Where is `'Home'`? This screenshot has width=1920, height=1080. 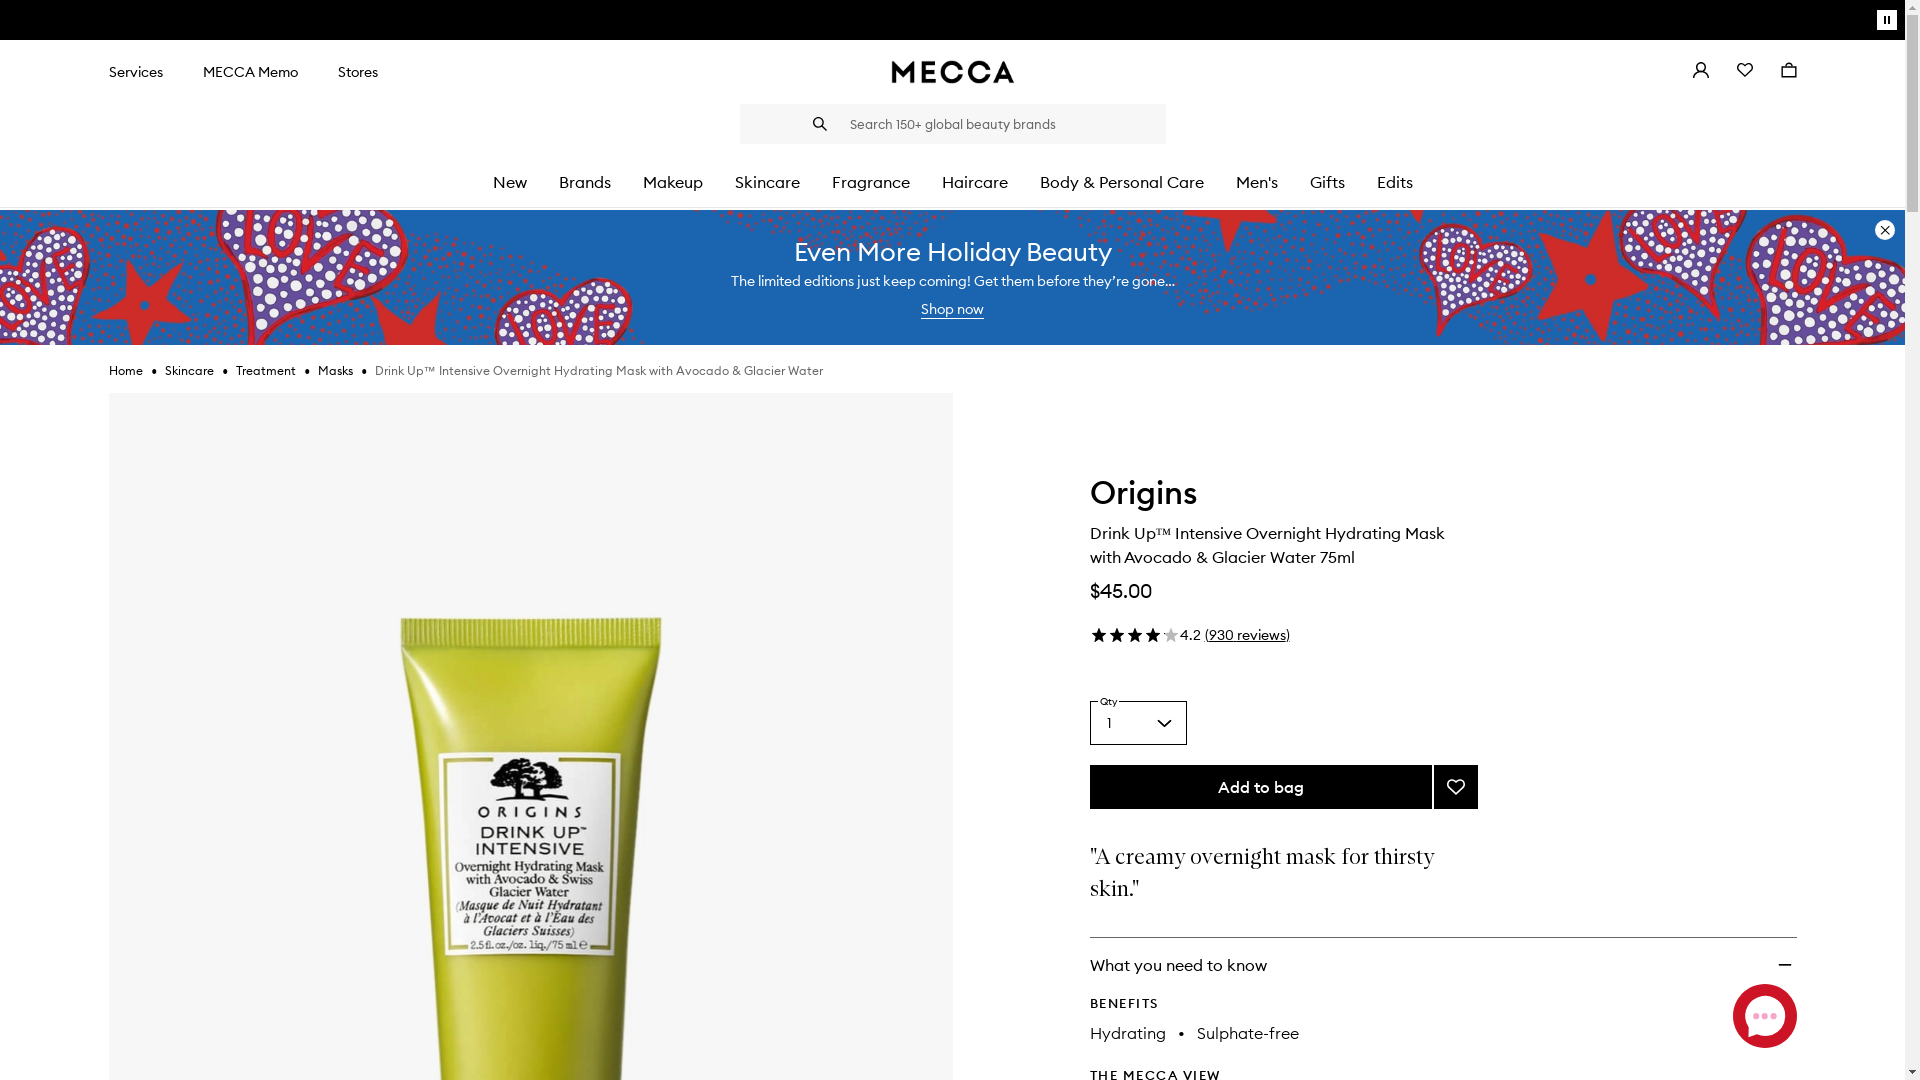
'Home' is located at coordinates (107, 370).